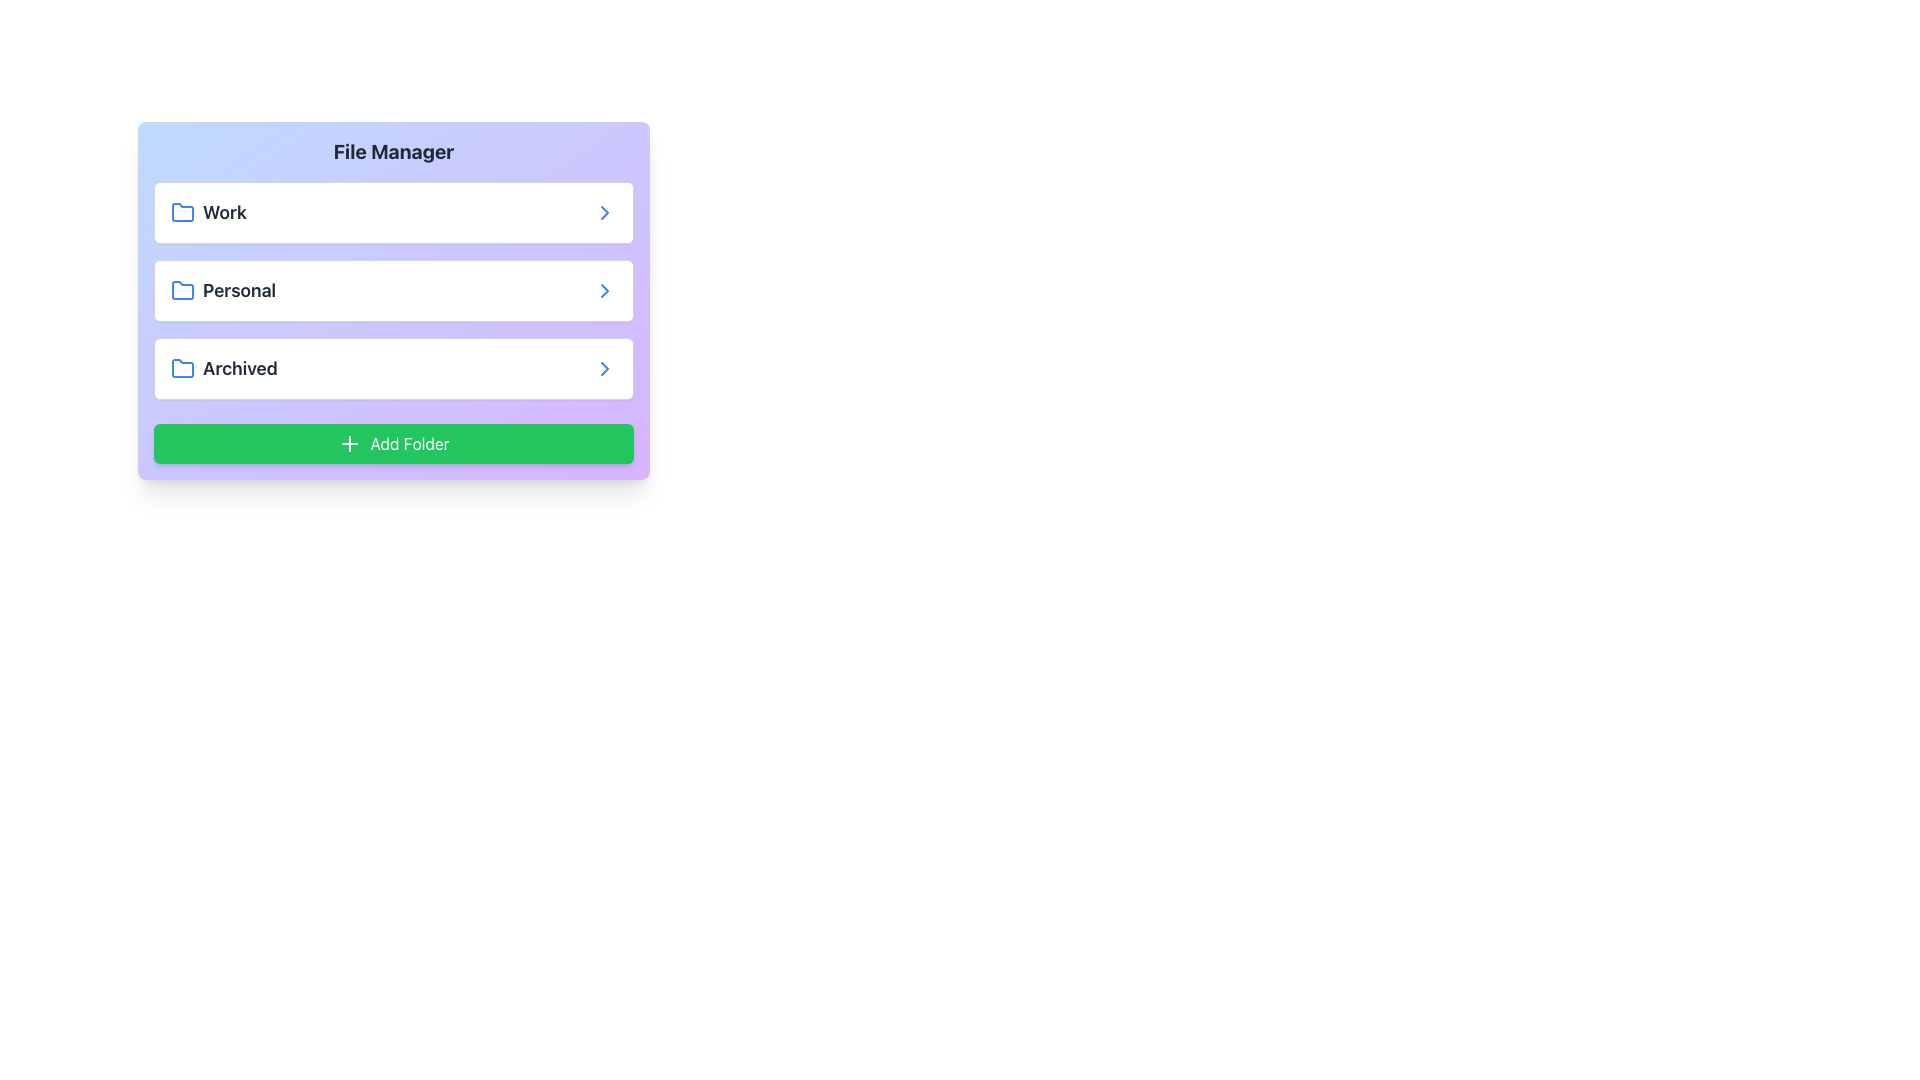  Describe the element at coordinates (182, 212) in the screenshot. I see `the blue outlined folder icon located to the left of the text 'Work' in the file manager interface` at that location.